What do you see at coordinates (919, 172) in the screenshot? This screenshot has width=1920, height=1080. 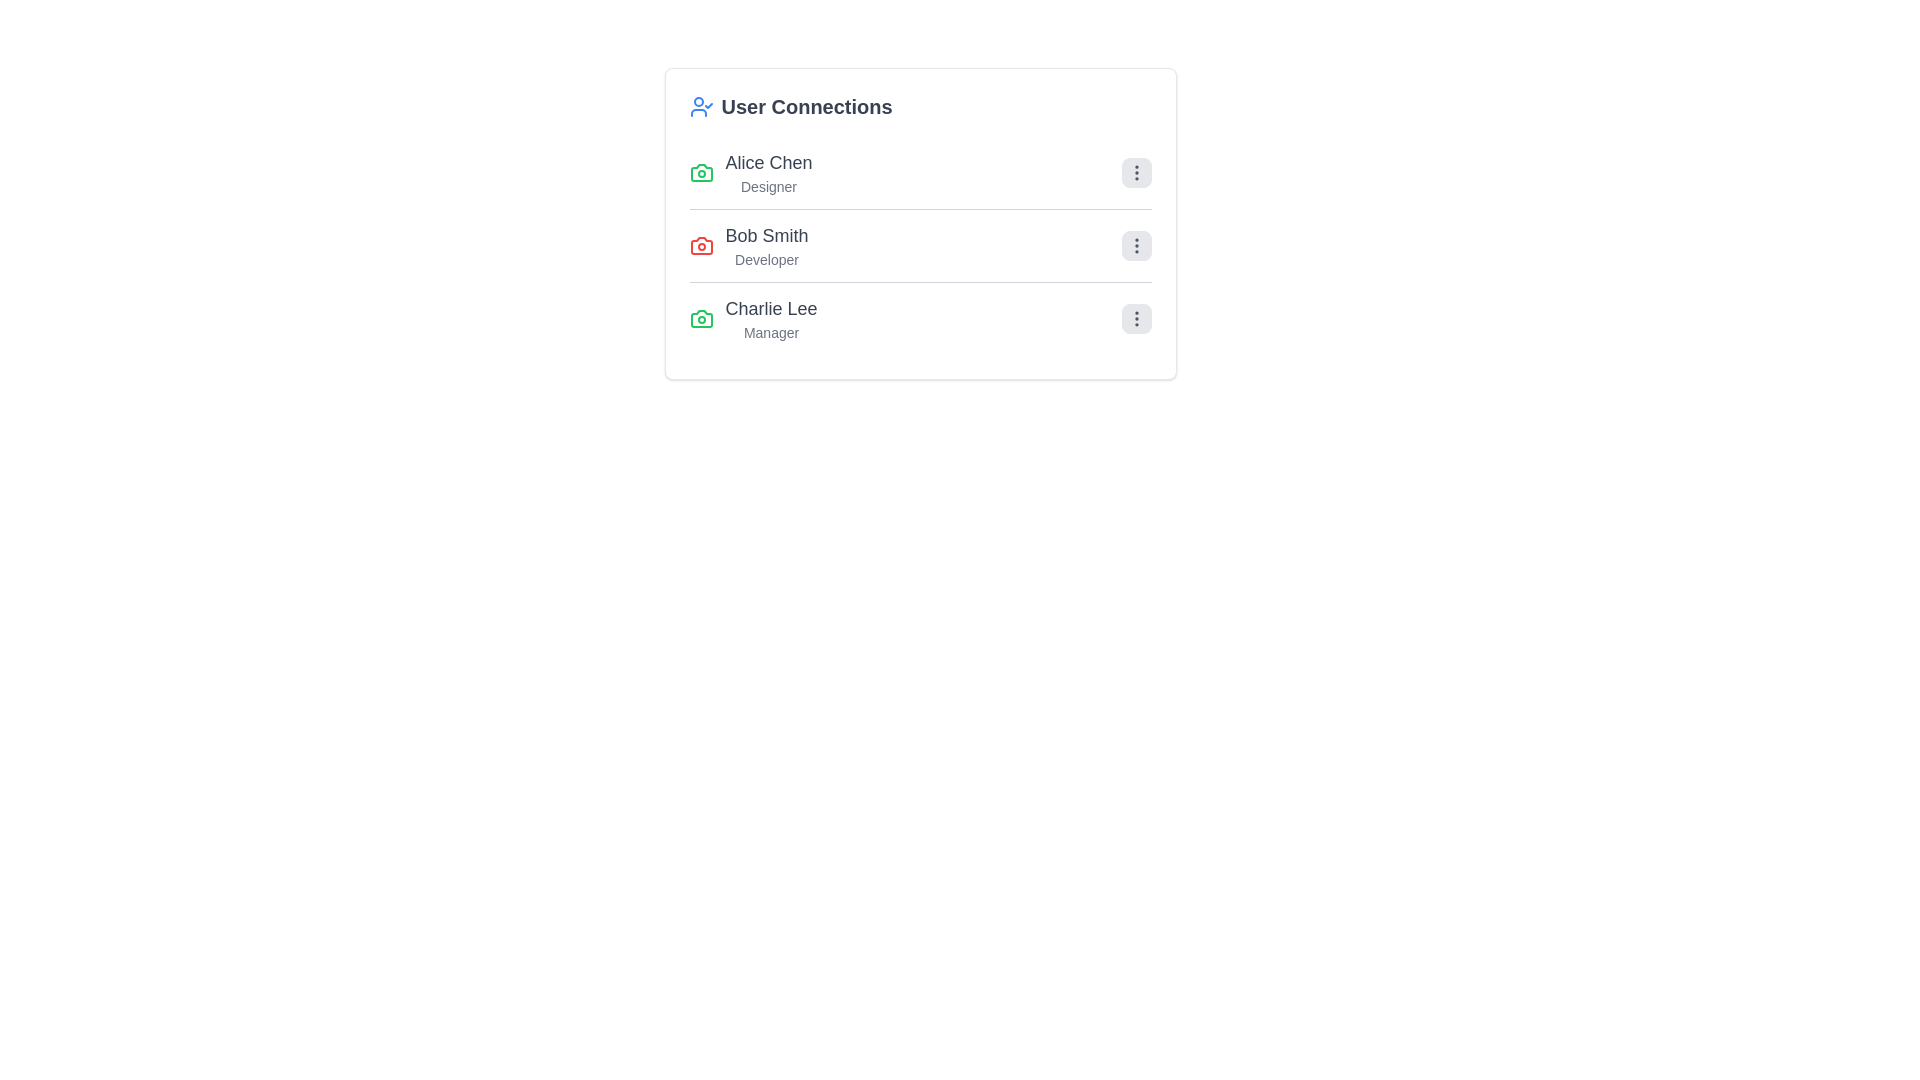 I see `the List item component displaying information about the user 'Alice Chen'` at bounding box center [919, 172].